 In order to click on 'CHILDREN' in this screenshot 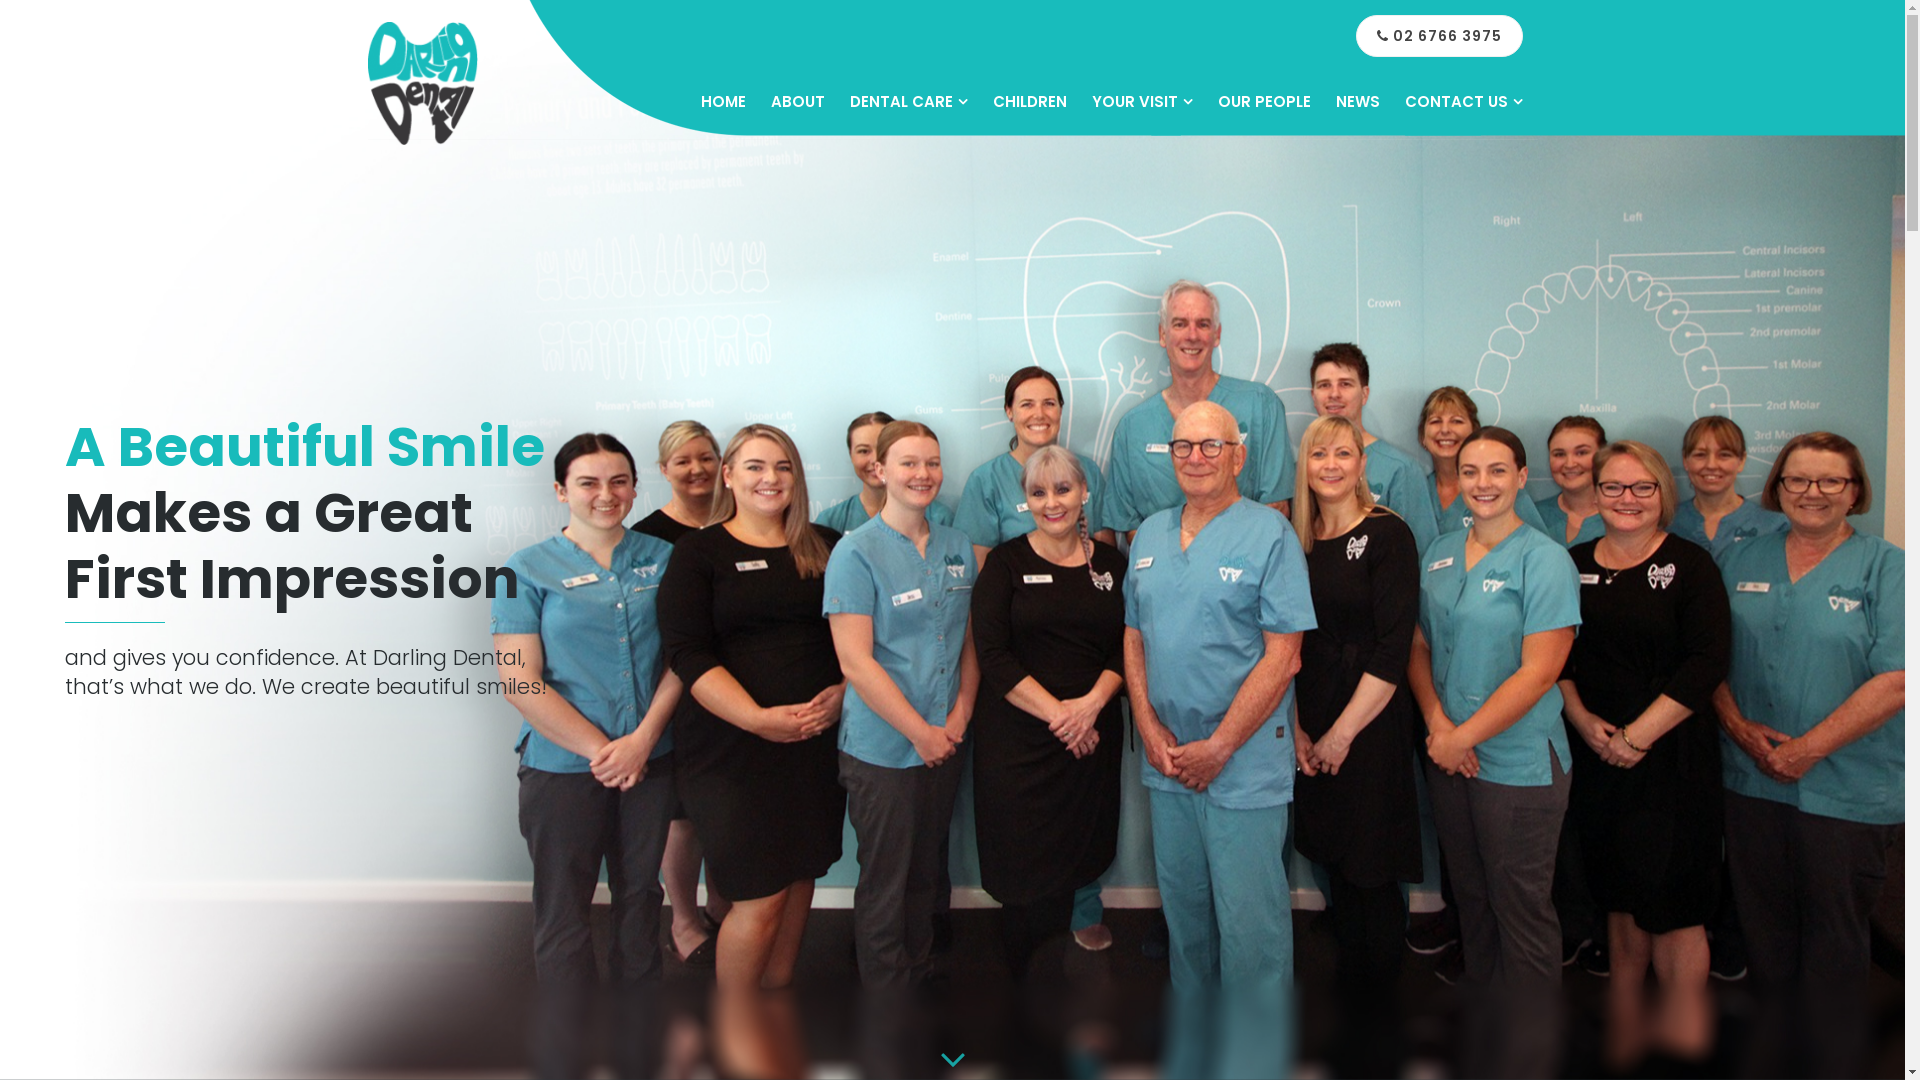, I will do `click(992, 101)`.